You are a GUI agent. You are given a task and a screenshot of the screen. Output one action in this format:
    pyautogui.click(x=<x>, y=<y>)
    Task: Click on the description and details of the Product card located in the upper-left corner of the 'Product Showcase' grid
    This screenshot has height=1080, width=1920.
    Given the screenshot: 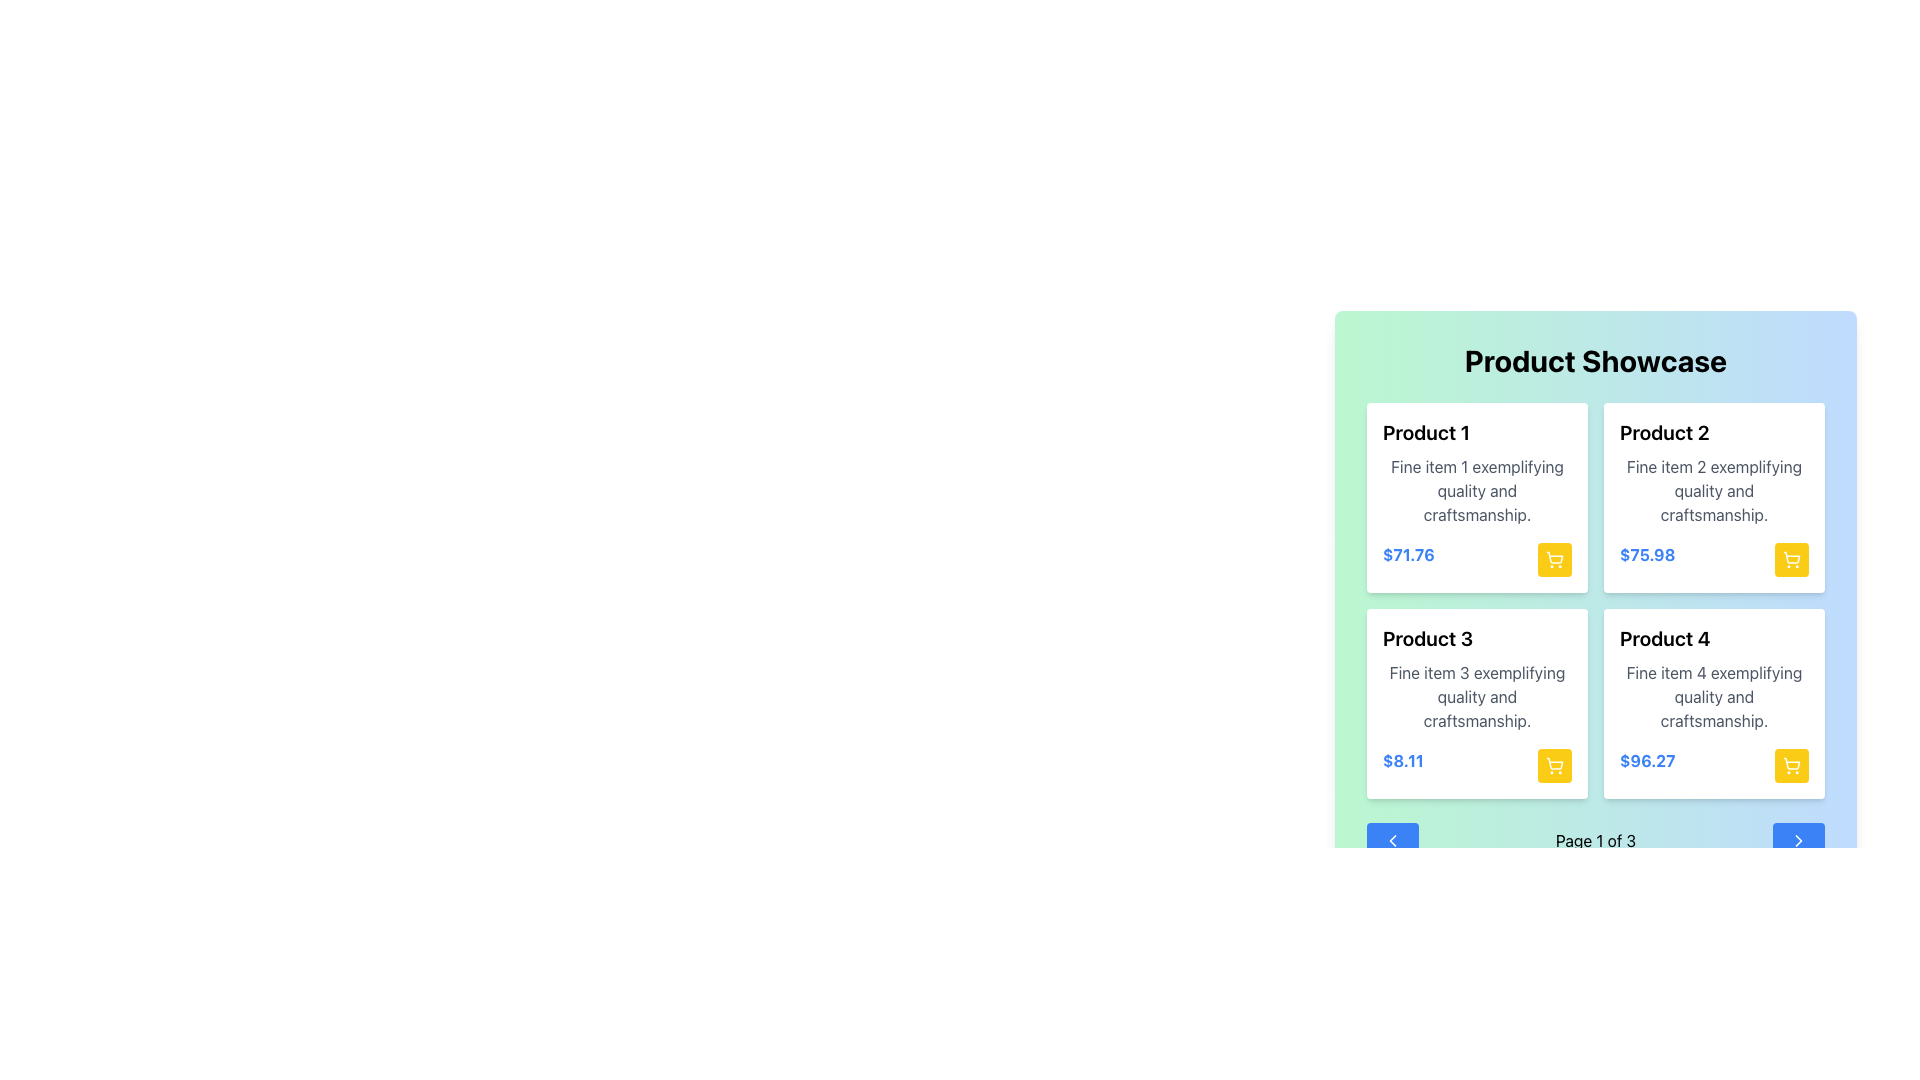 What is the action you would take?
    pyautogui.click(x=1477, y=496)
    